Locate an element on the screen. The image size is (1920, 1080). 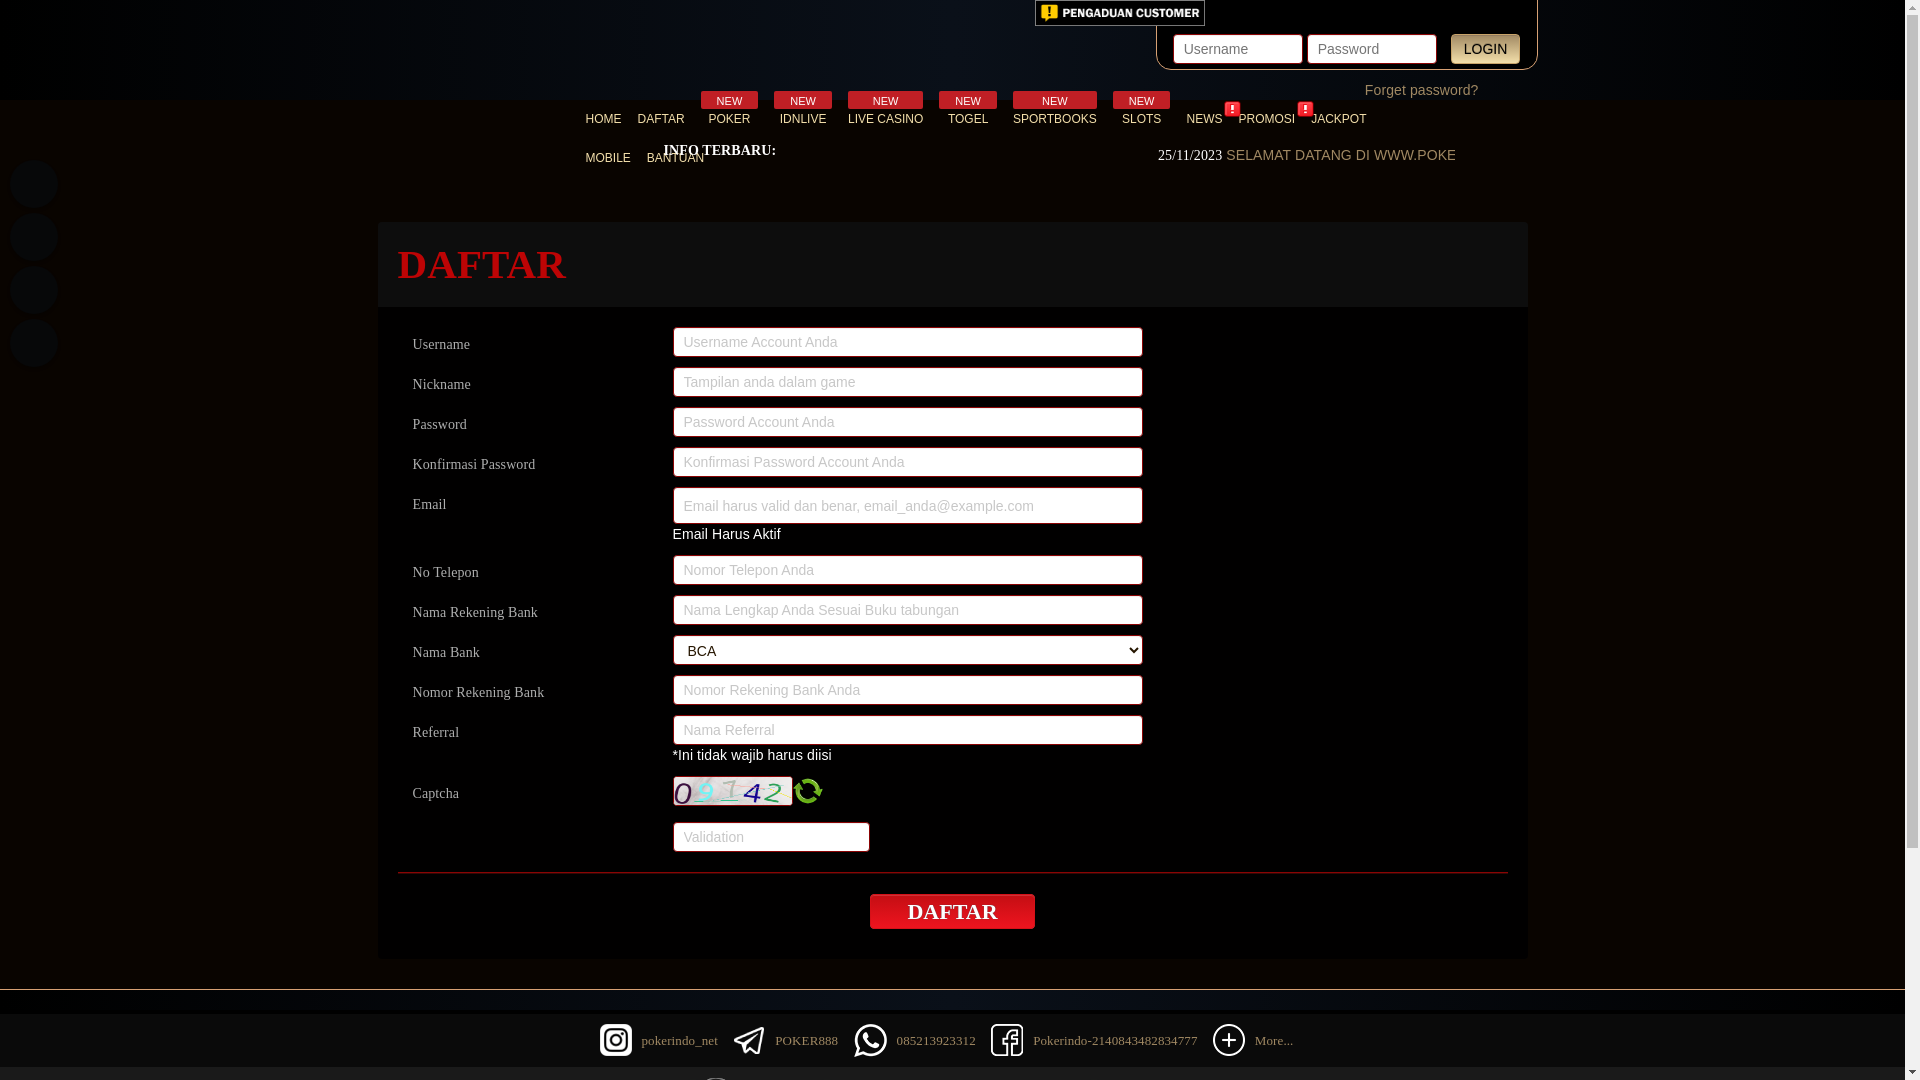
'NEW is located at coordinates (1142, 119).